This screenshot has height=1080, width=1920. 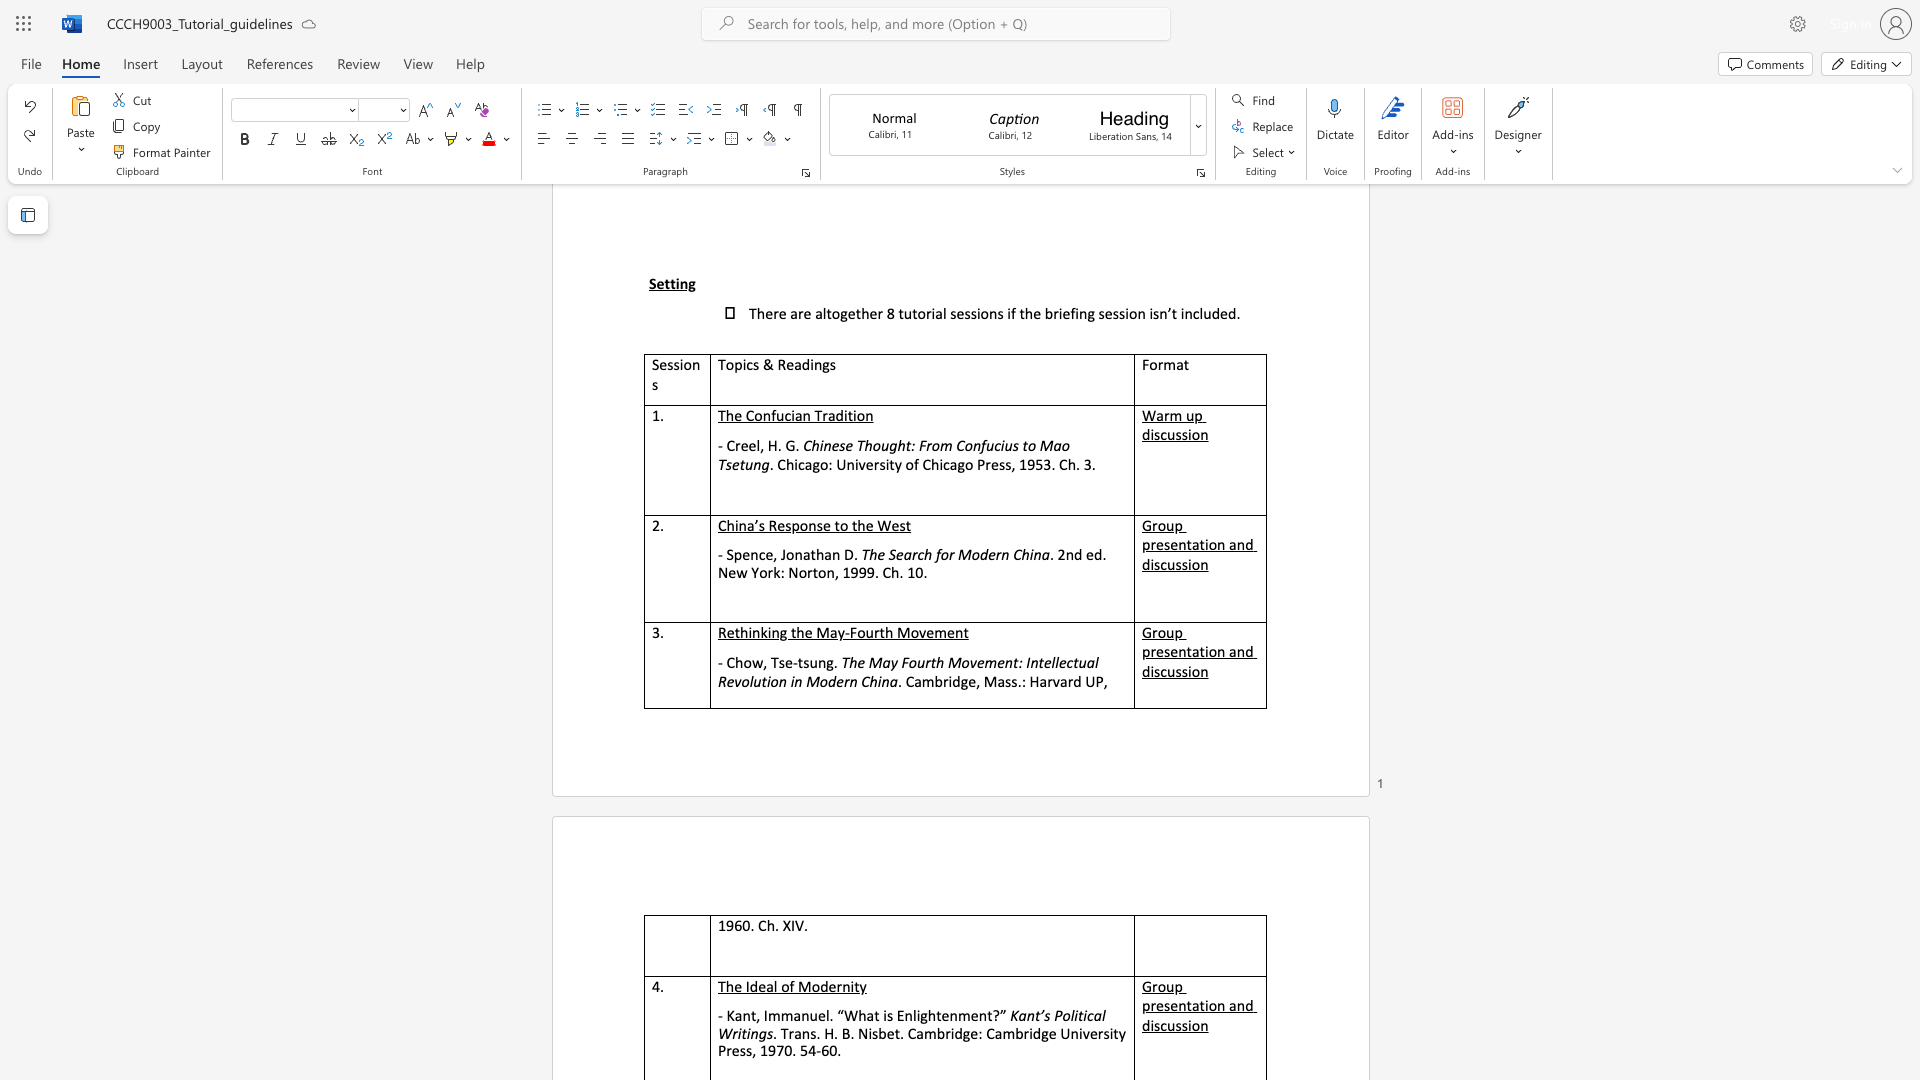 I want to click on the subset text ": H" within the text ". Cambridge, Mass.: Harvard UP,", so click(x=1021, y=680).